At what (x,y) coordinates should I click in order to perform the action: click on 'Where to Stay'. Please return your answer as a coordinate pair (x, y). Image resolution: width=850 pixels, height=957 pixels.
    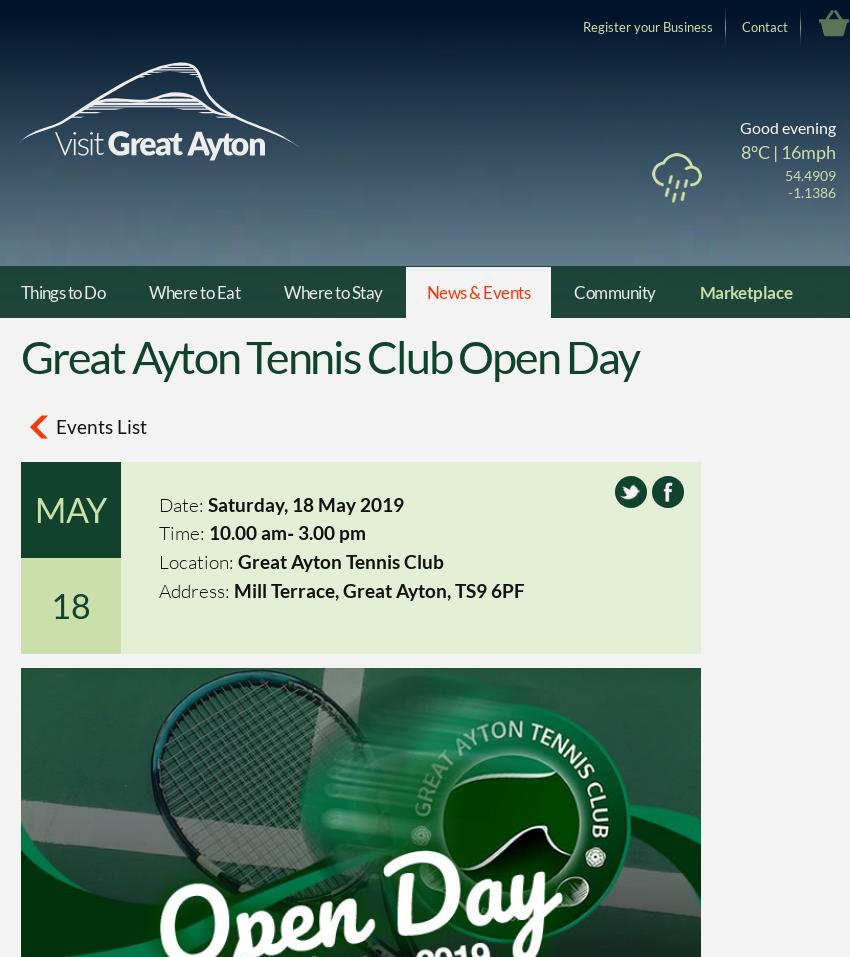
    Looking at the image, I should click on (333, 292).